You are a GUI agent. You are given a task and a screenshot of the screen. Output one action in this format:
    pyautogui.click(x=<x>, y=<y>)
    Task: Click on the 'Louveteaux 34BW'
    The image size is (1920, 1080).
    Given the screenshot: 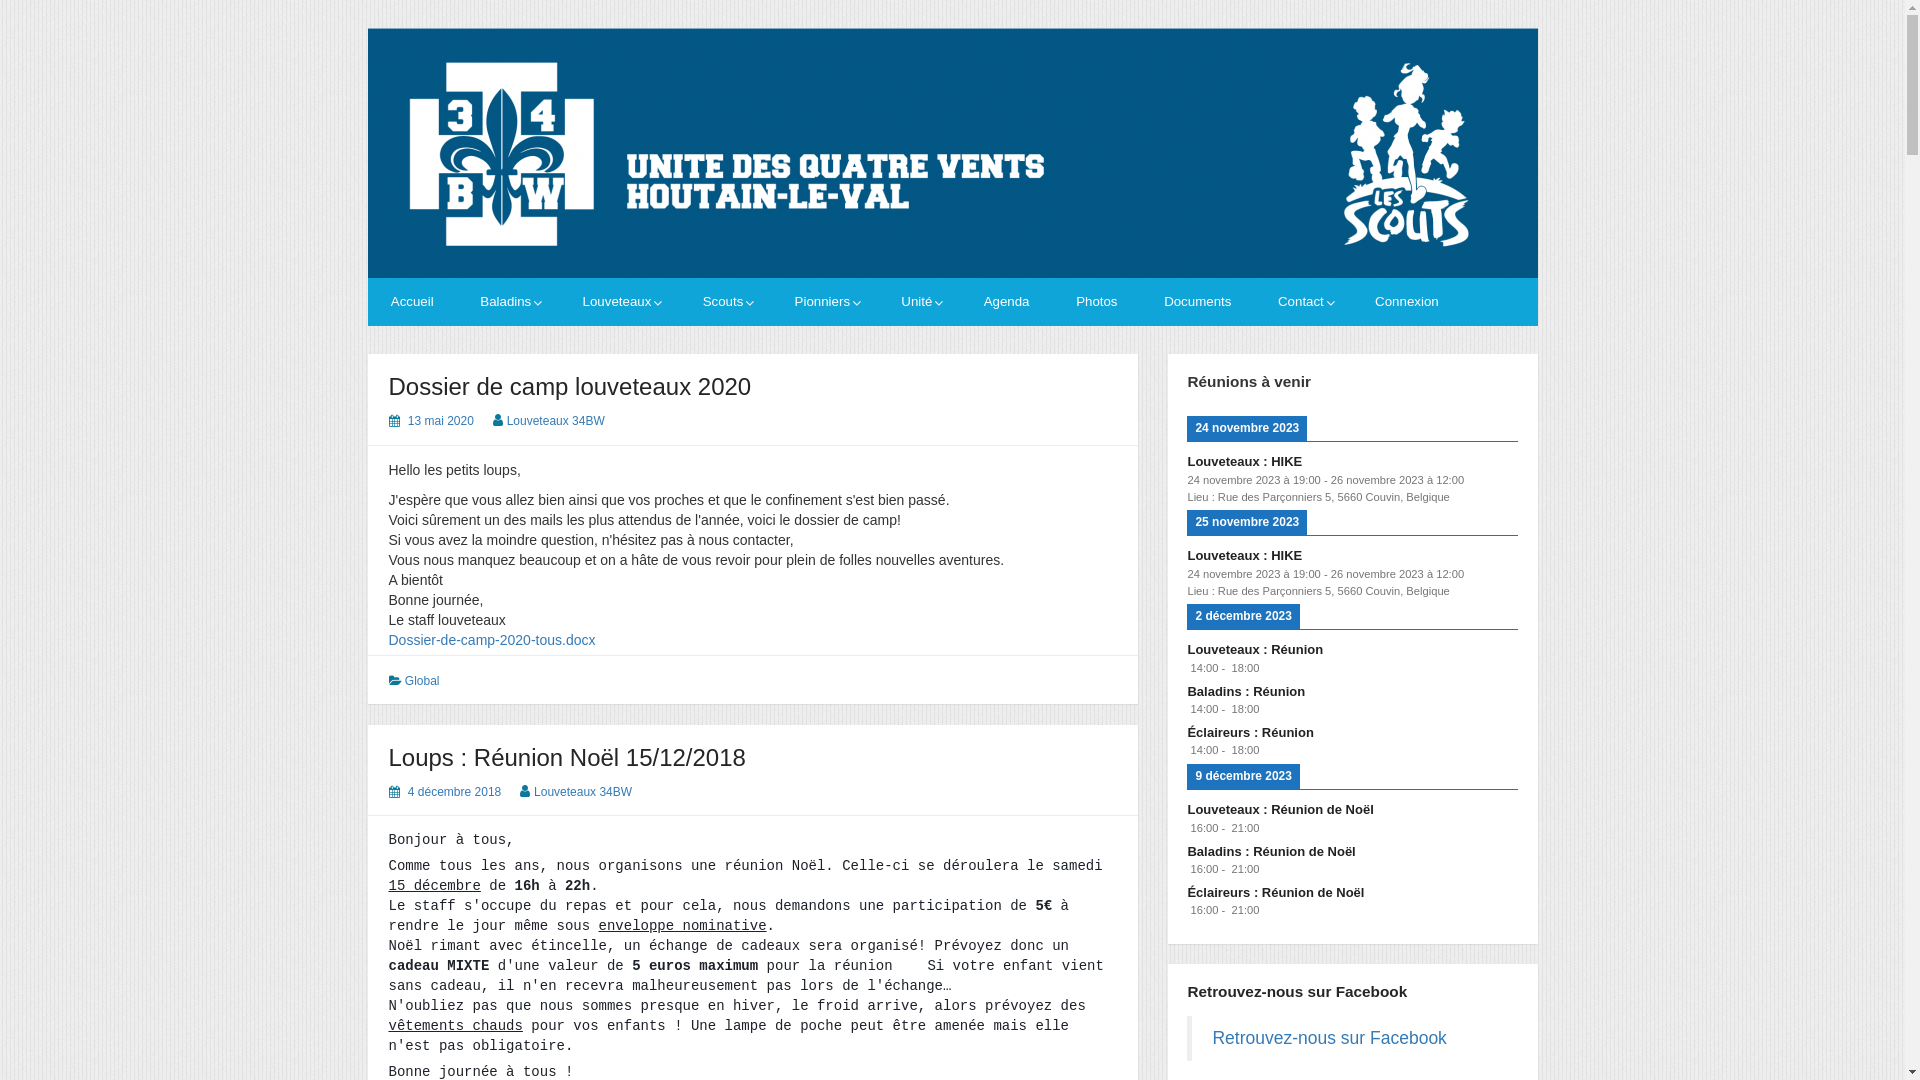 What is the action you would take?
    pyautogui.click(x=581, y=790)
    